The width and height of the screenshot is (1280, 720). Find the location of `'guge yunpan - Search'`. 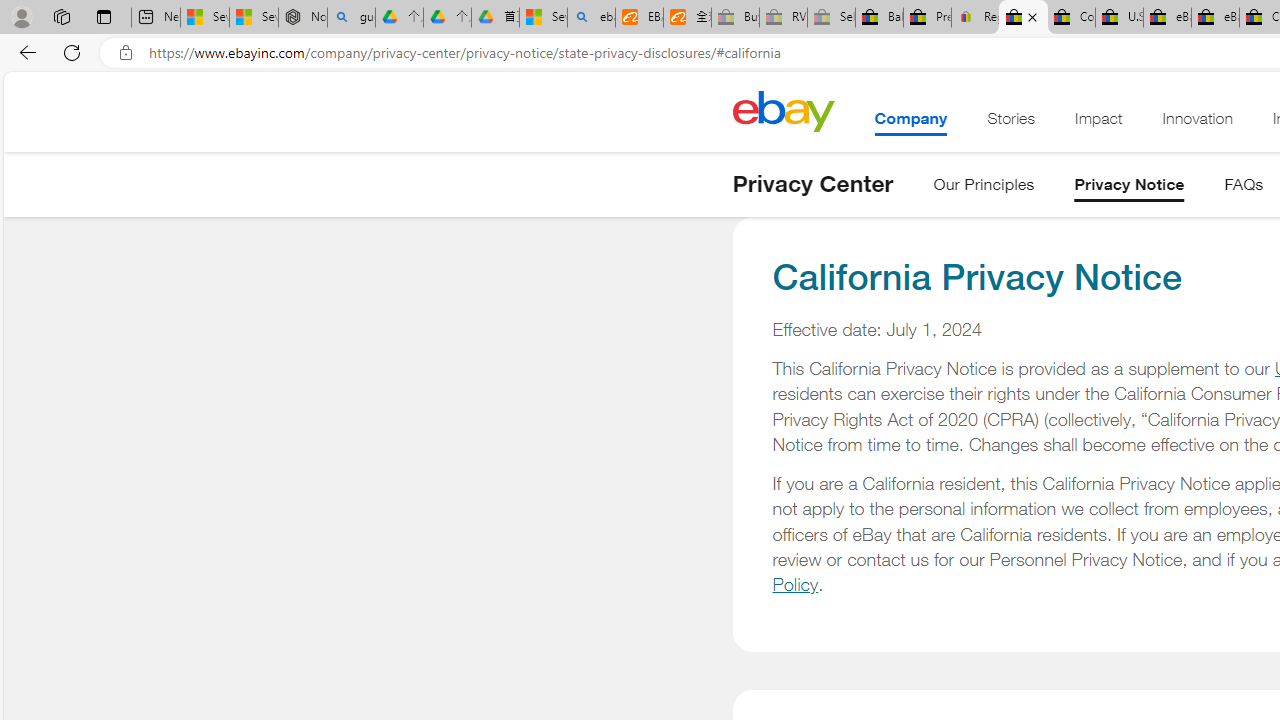

'guge yunpan - Search' is located at coordinates (351, 17).